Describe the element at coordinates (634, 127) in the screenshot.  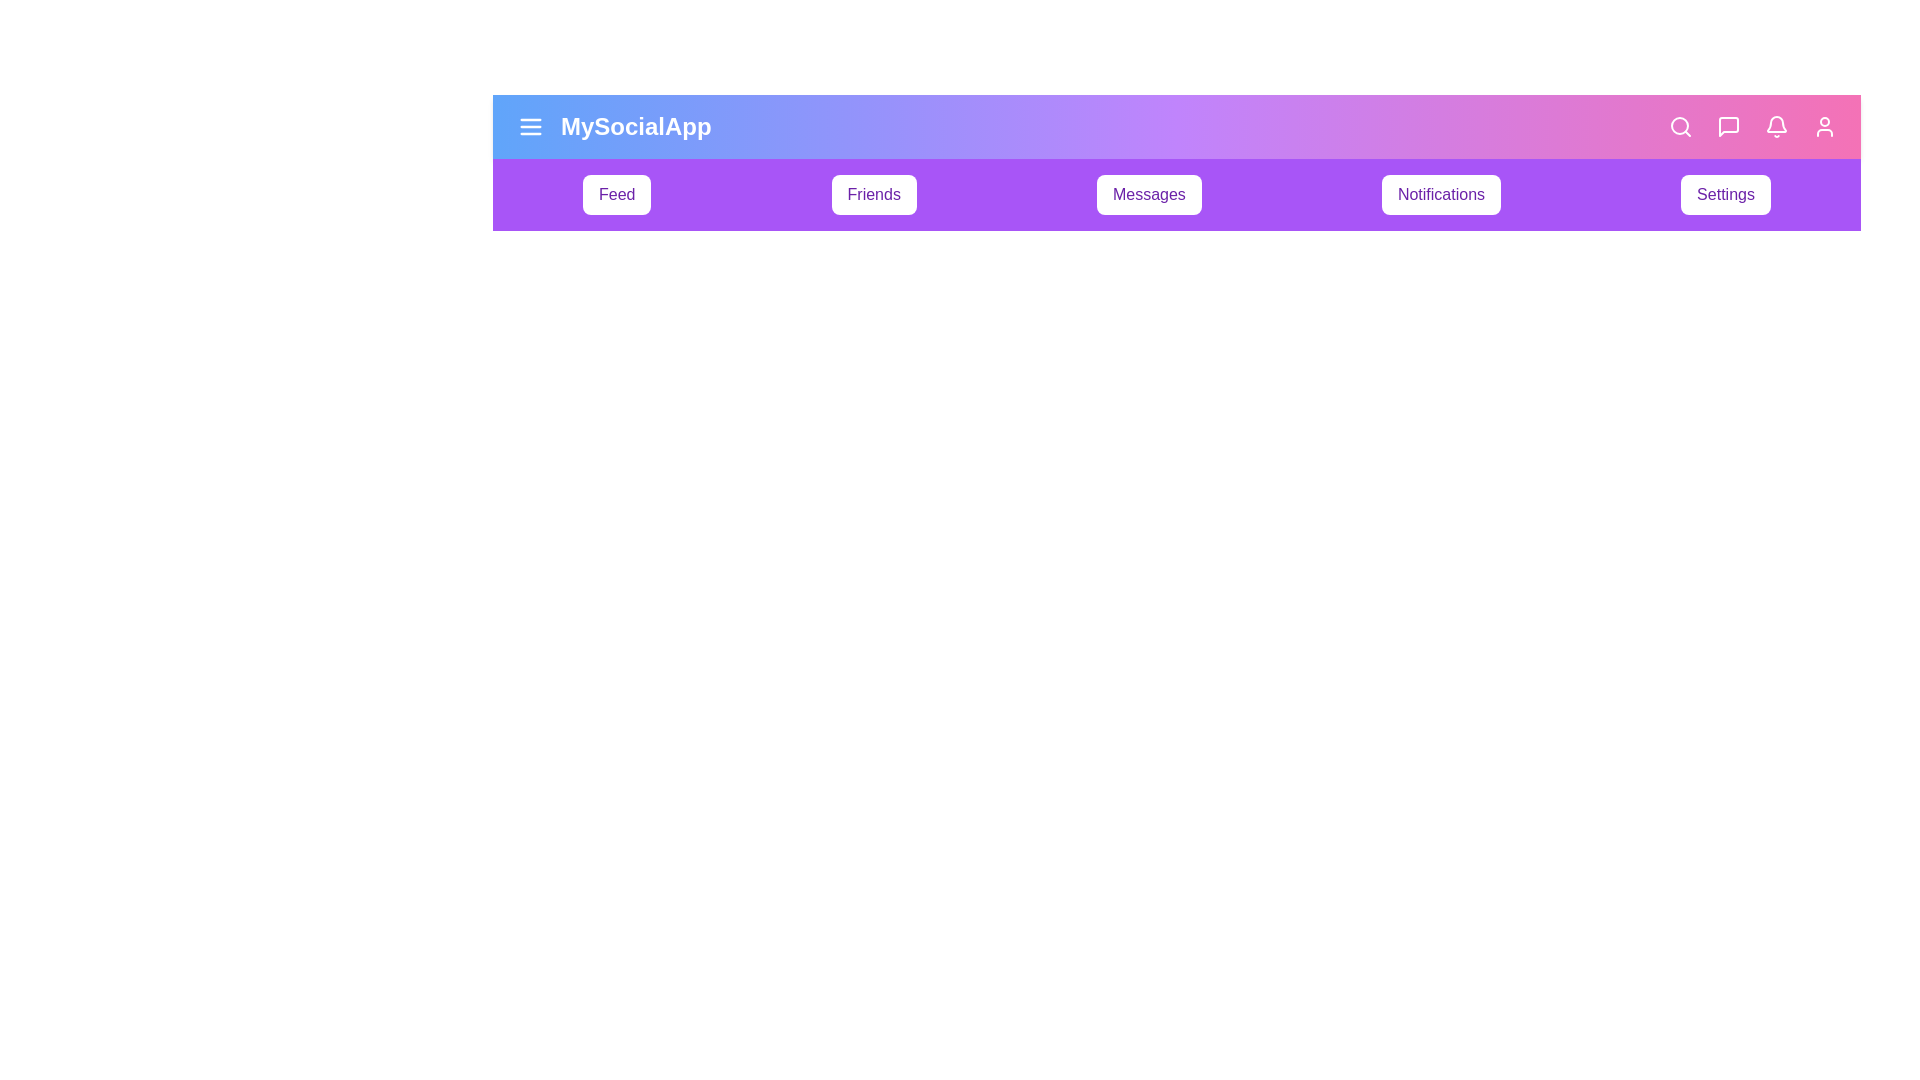
I see `the application title text 'MySocialApp'` at that location.